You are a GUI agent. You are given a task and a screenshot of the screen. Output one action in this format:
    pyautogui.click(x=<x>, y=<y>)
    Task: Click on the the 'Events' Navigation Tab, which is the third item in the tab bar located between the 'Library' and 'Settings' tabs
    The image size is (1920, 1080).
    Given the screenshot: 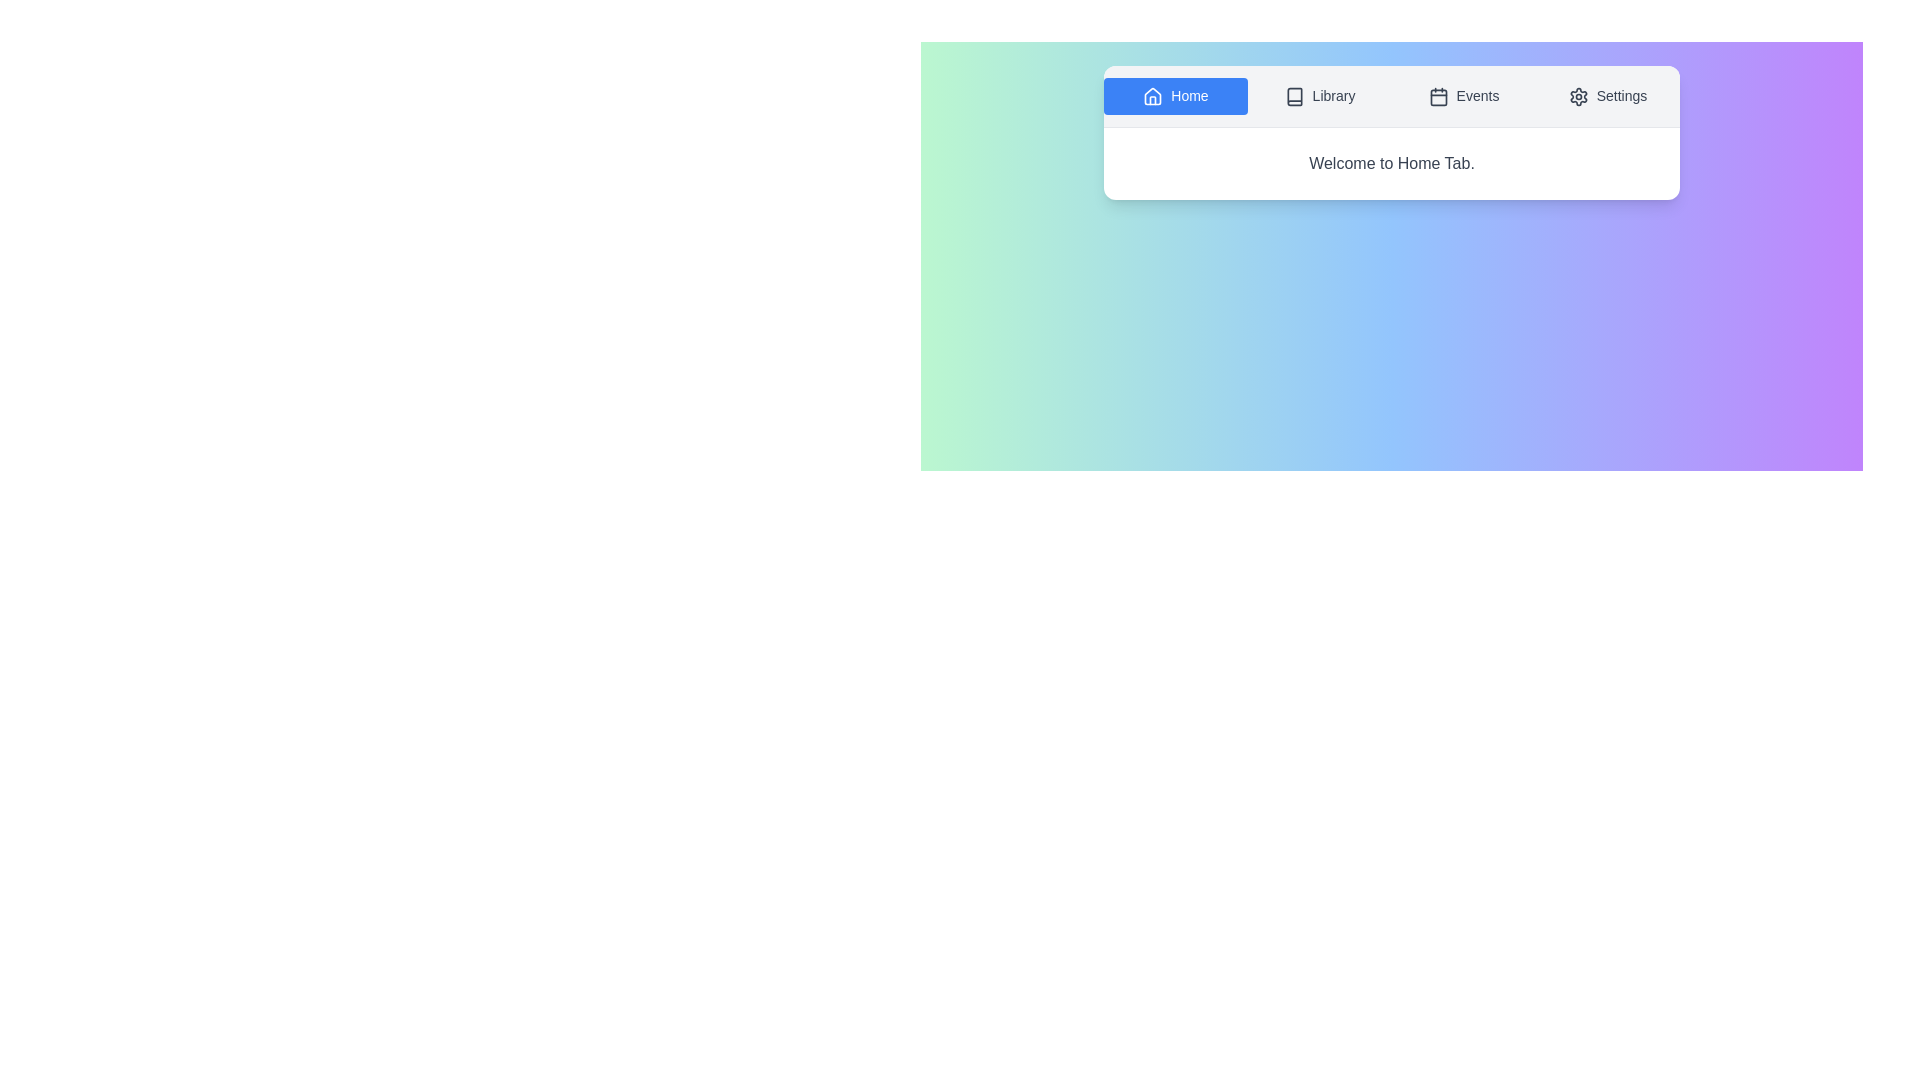 What is the action you would take?
    pyautogui.click(x=1464, y=96)
    